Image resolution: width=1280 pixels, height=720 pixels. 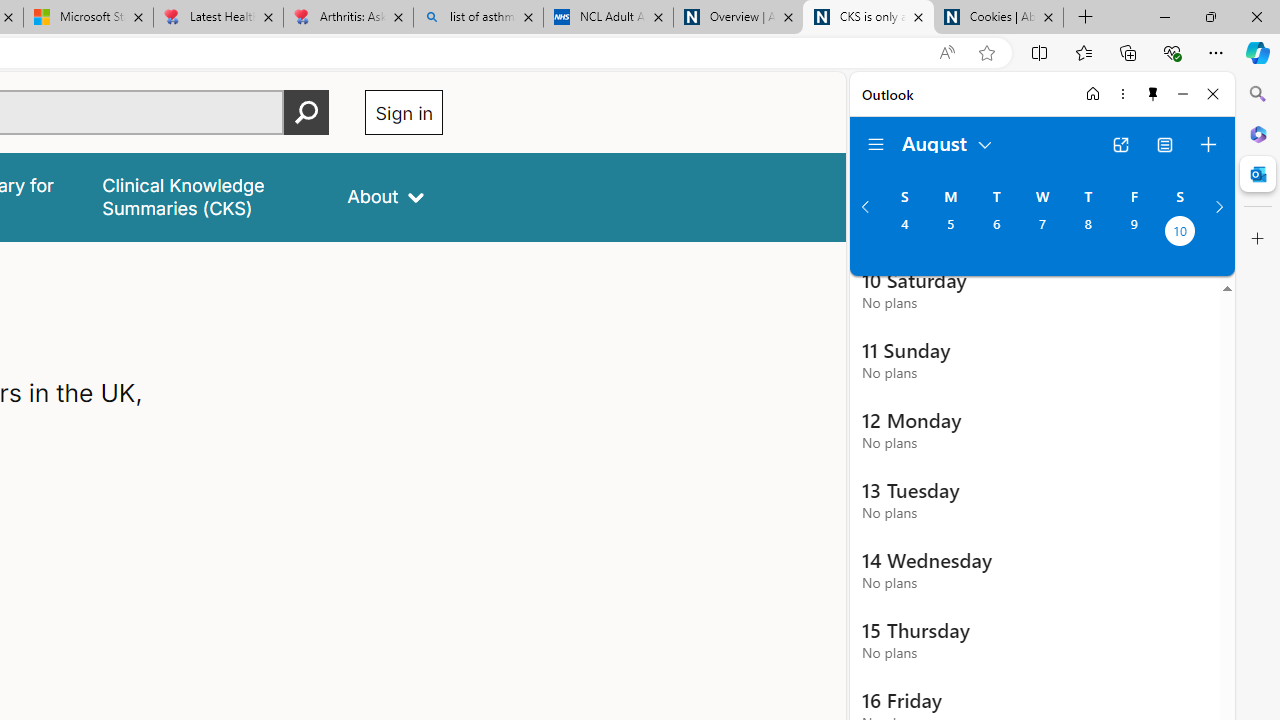 What do you see at coordinates (1207, 144) in the screenshot?
I see `'Create event'` at bounding box center [1207, 144].